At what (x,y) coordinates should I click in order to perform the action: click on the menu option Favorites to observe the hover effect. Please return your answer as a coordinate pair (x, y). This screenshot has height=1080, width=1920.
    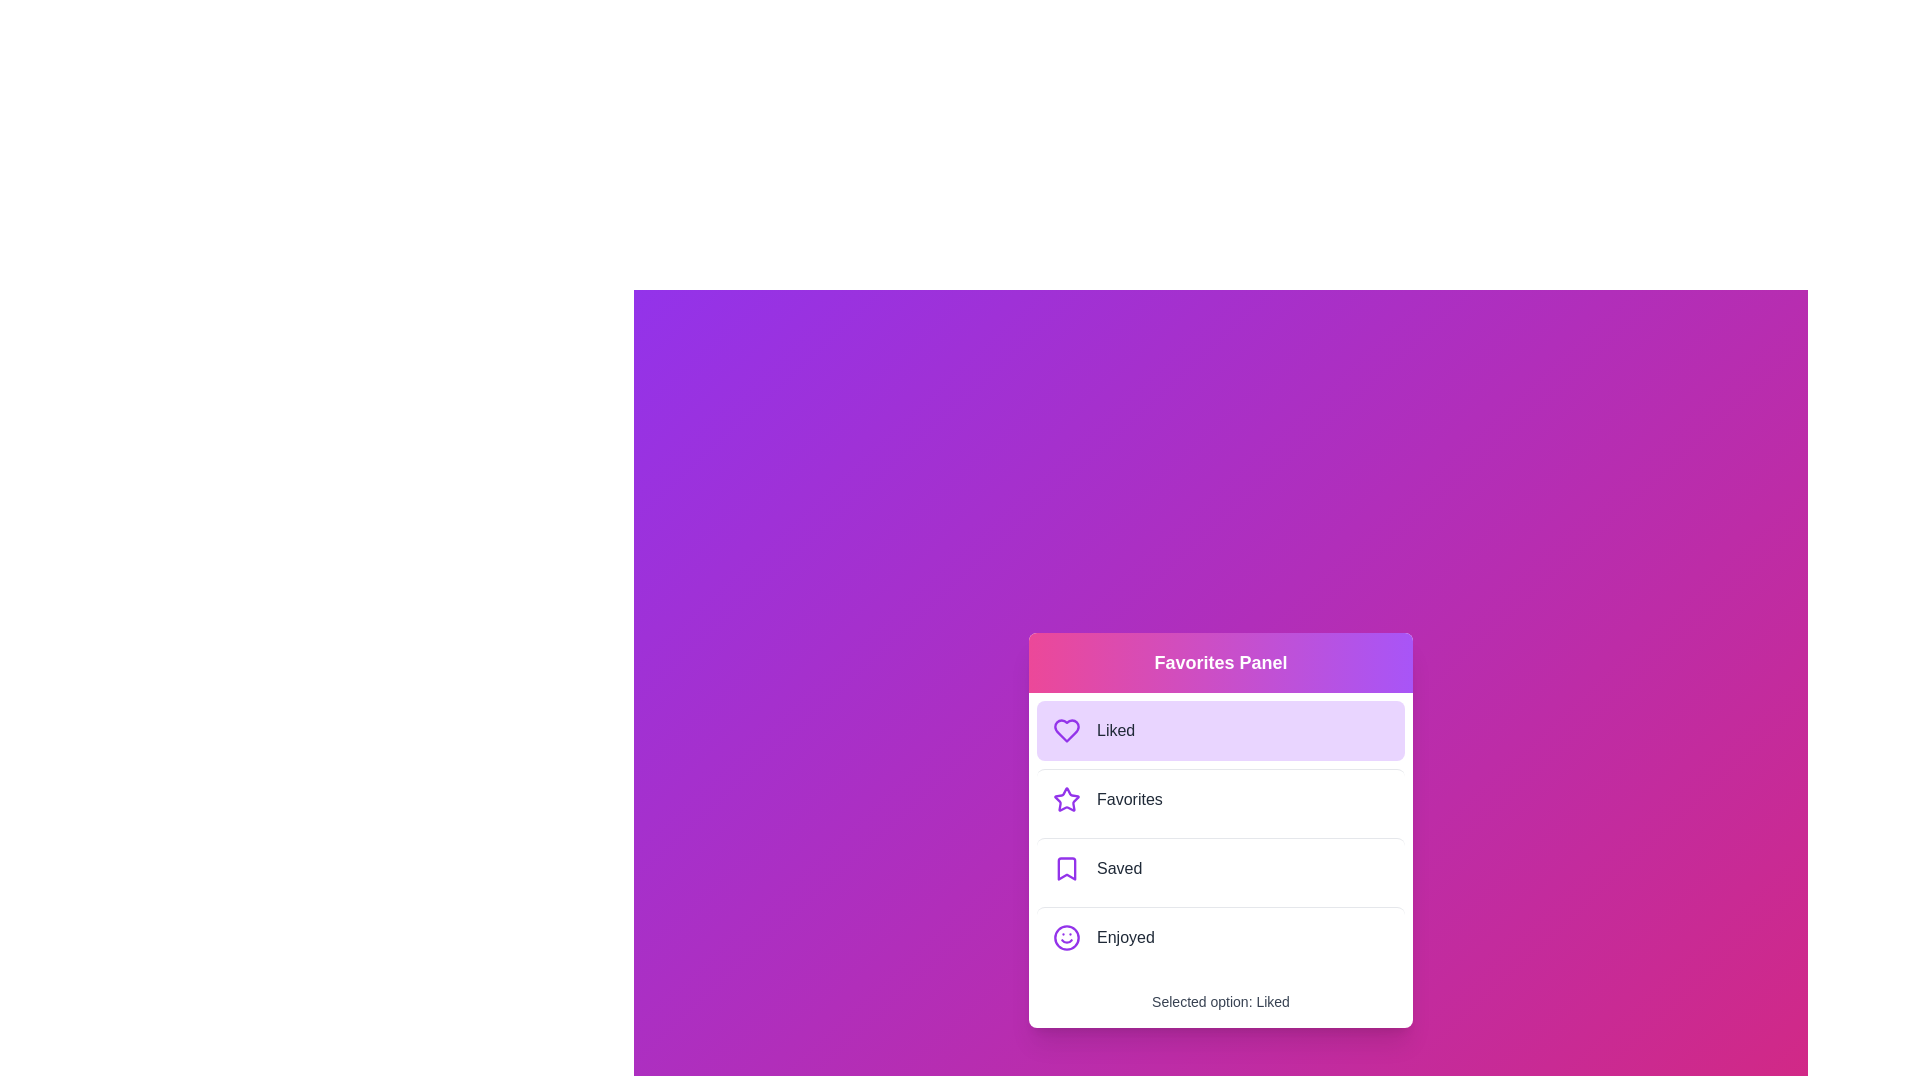
    Looking at the image, I should click on (1219, 797).